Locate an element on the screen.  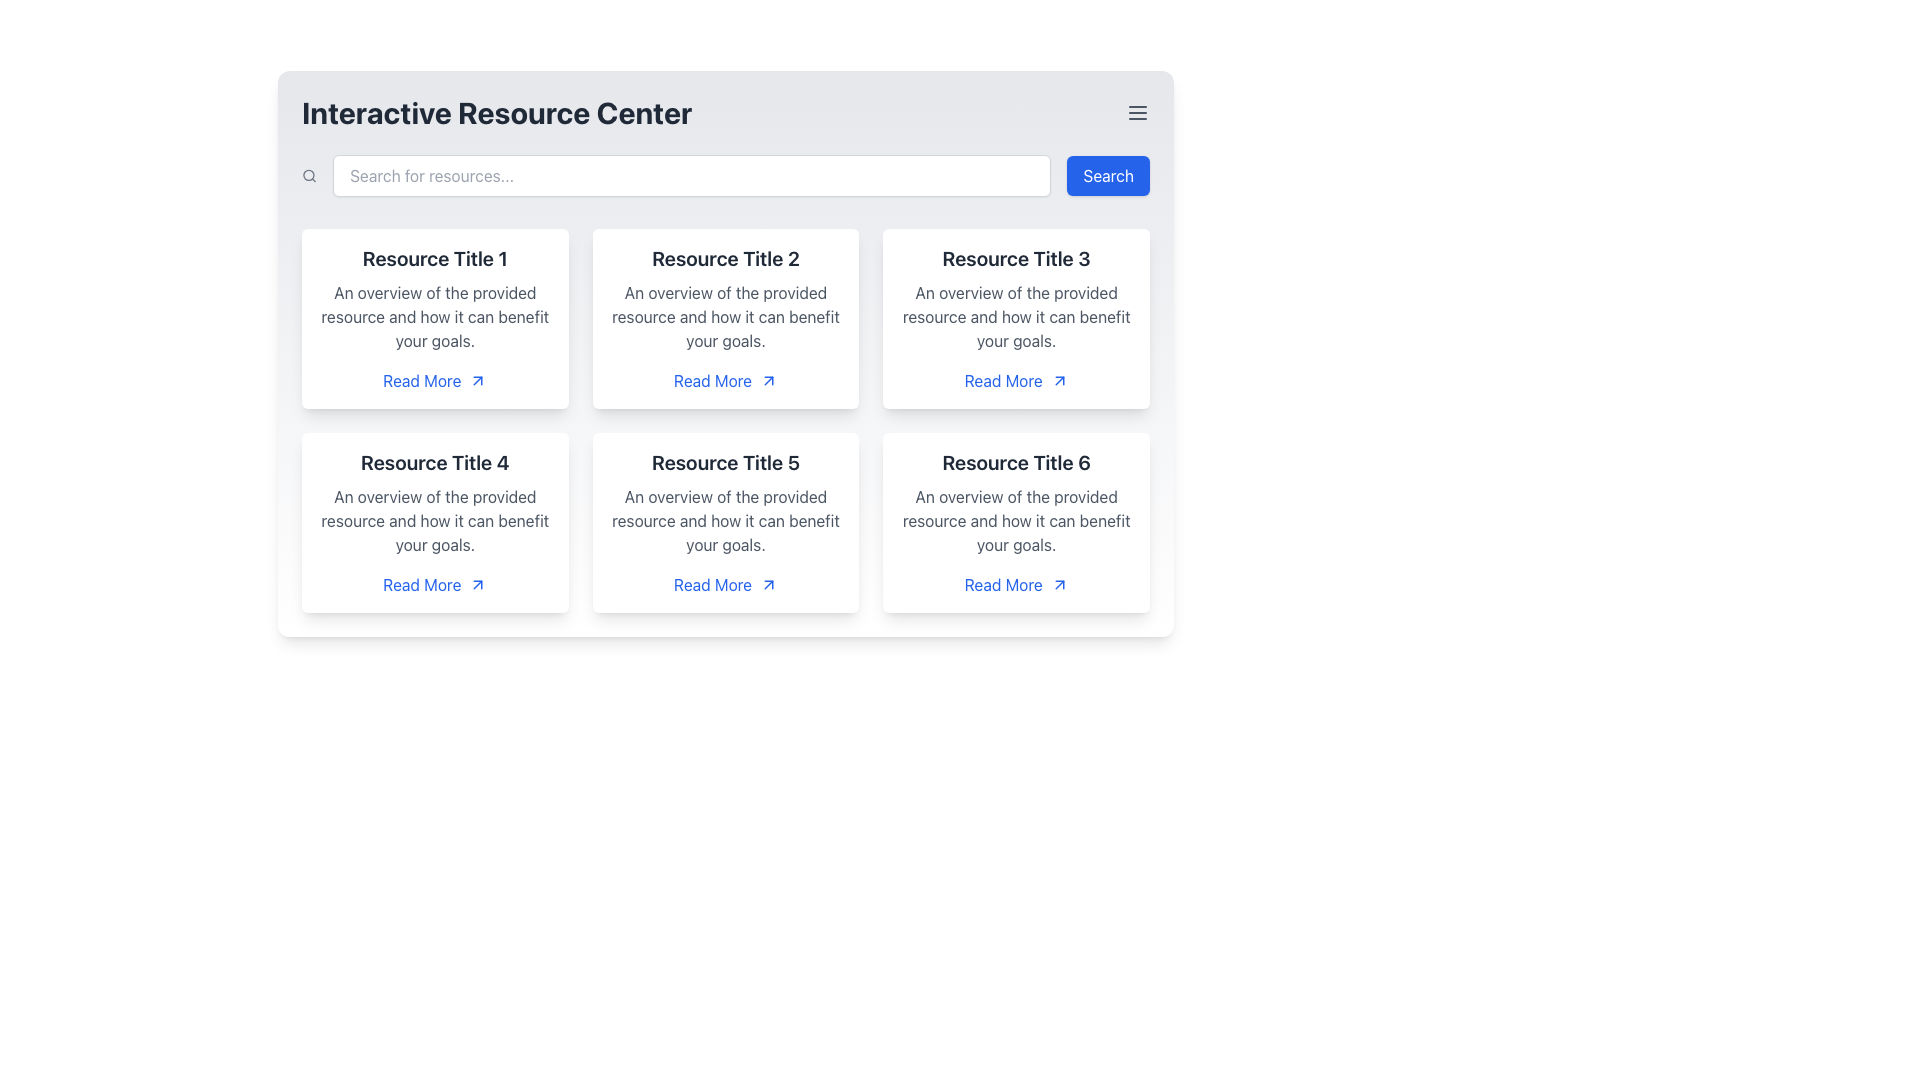
the 'Resource Title 1' text label in the top-left card of the grid layout, which serves as the title for the resource card is located at coordinates (434, 257).